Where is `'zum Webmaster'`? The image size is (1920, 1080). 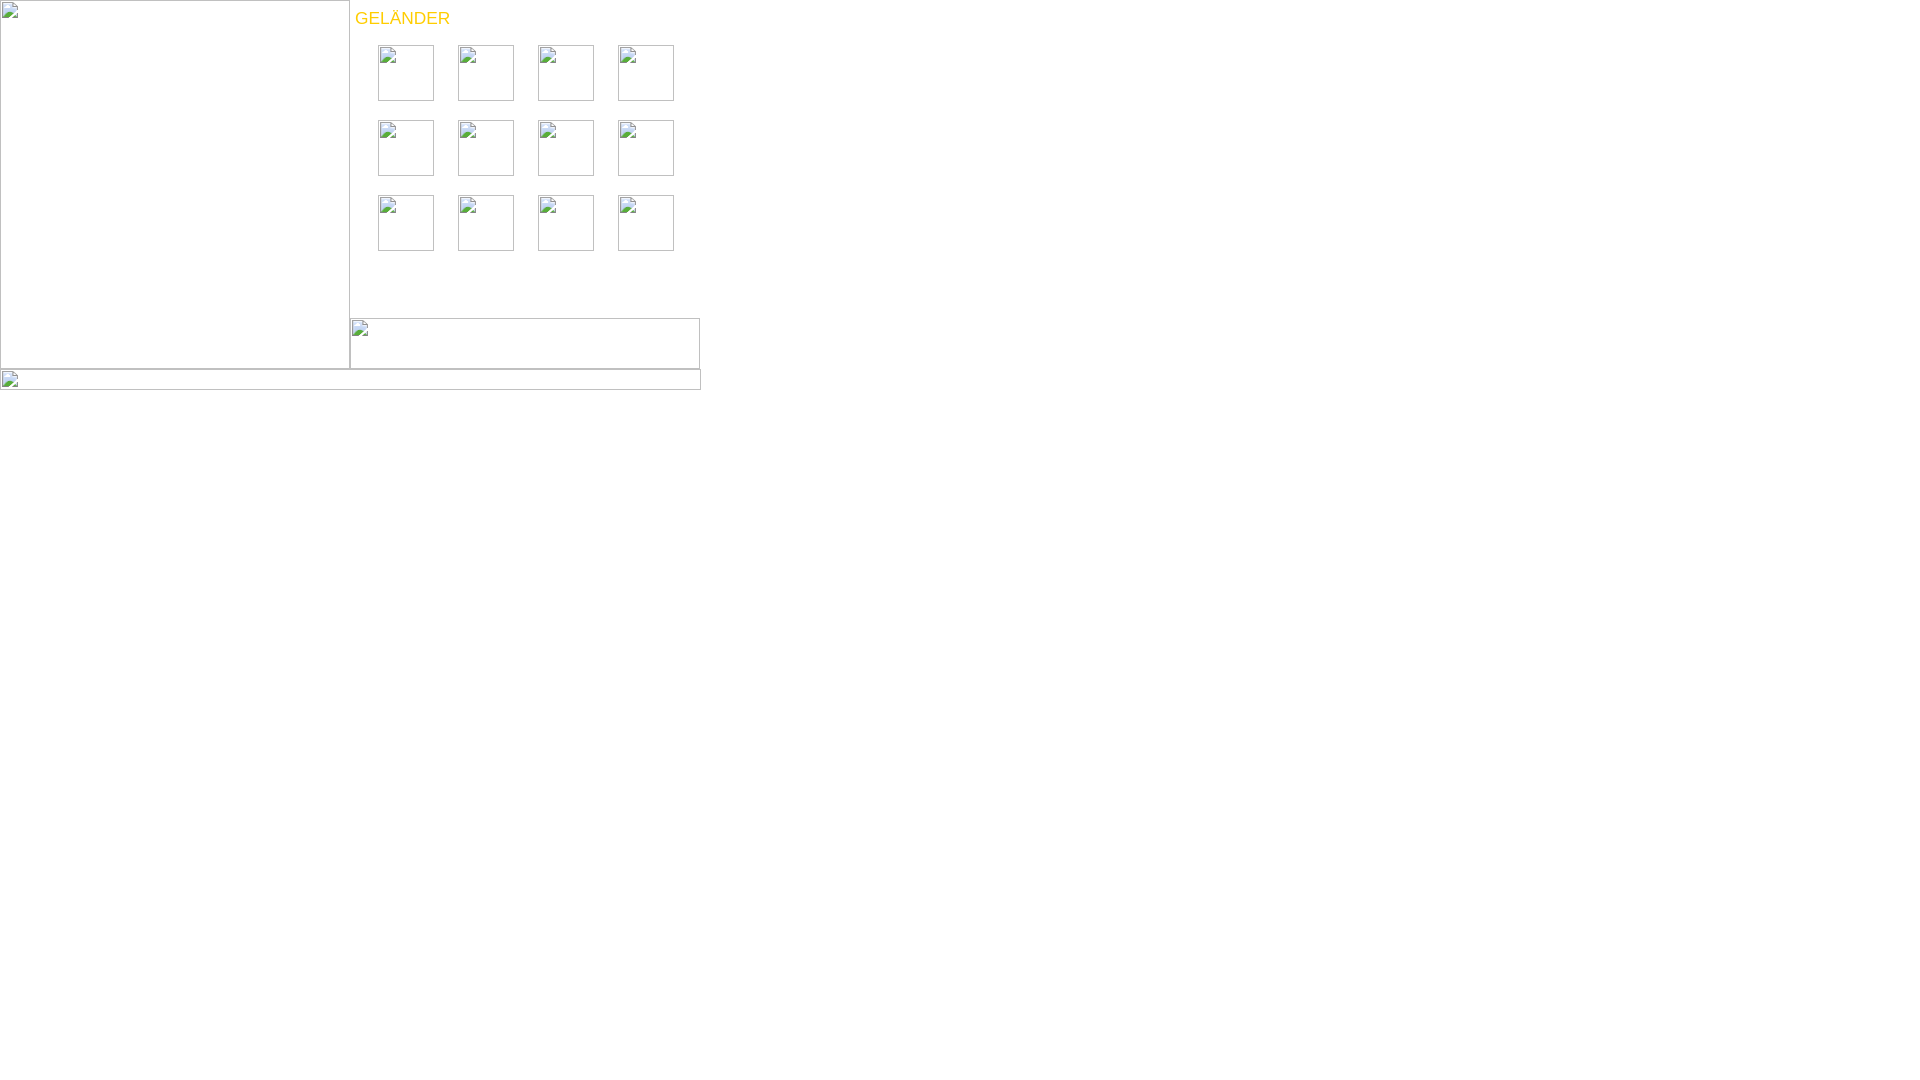 'zum Webmaster' is located at coordinates (0, 386).